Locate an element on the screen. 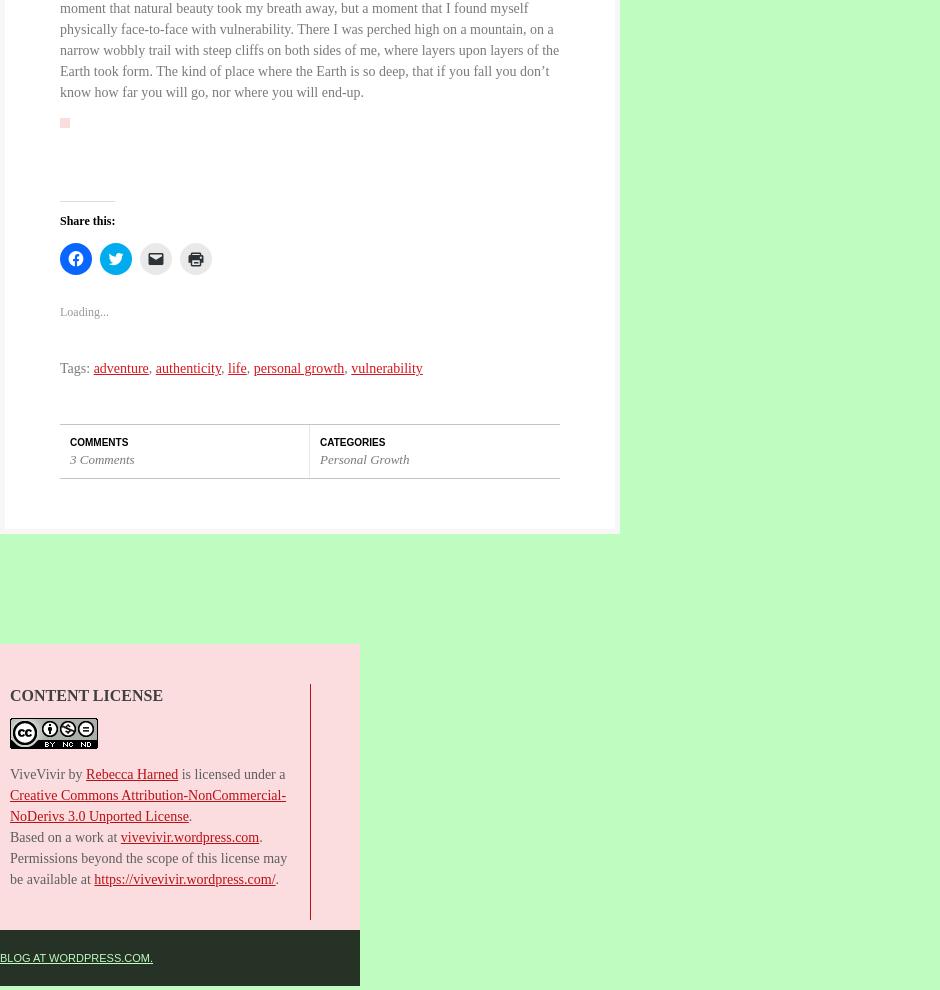 The height and width of the screenshot is (990, 940). 'Based on a work at' is located at coordinates (63, 835).